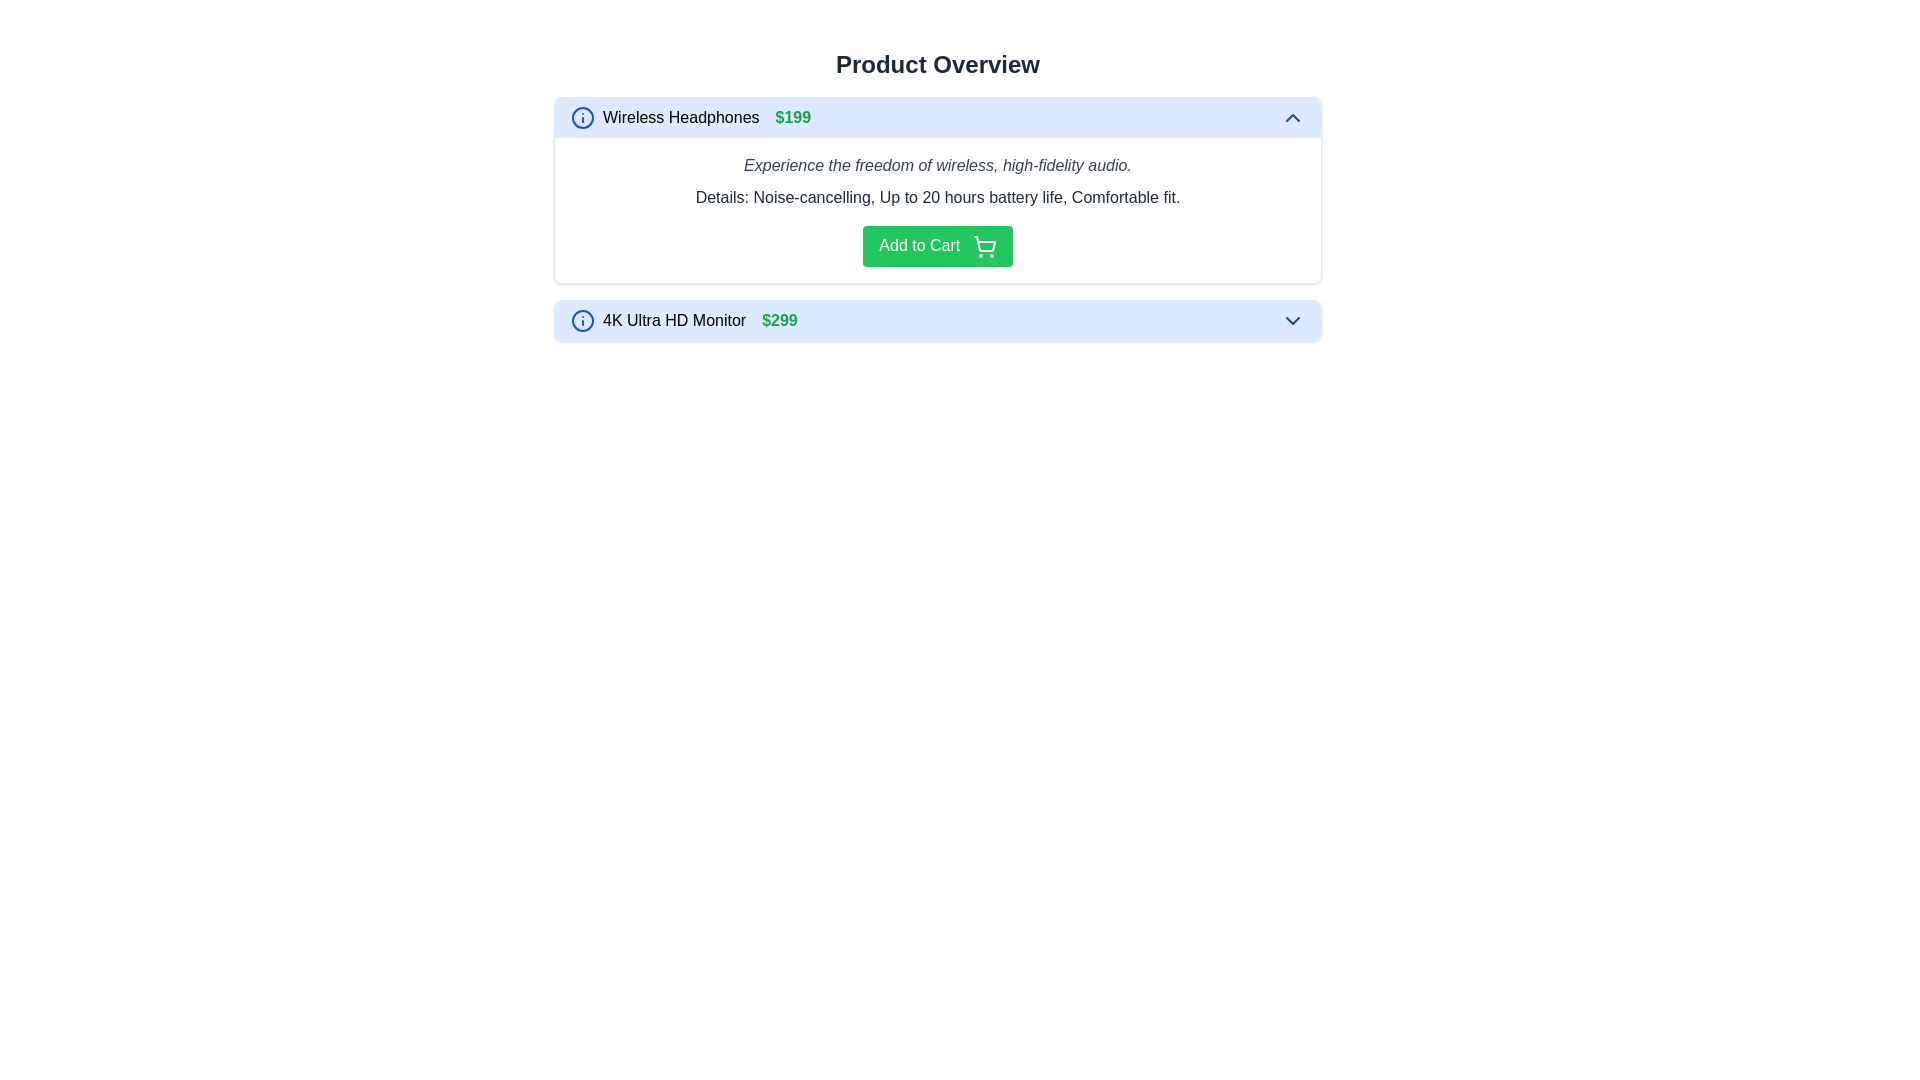  What do you see at coordinates (936, 164) in the screenshot?
I see `the introductory text element that describes the product's key features, which is located above the 'Details' paragraph and the green 'Add to Cart' button, positioned near the upper center of the page` at bounding box center [936, 164].